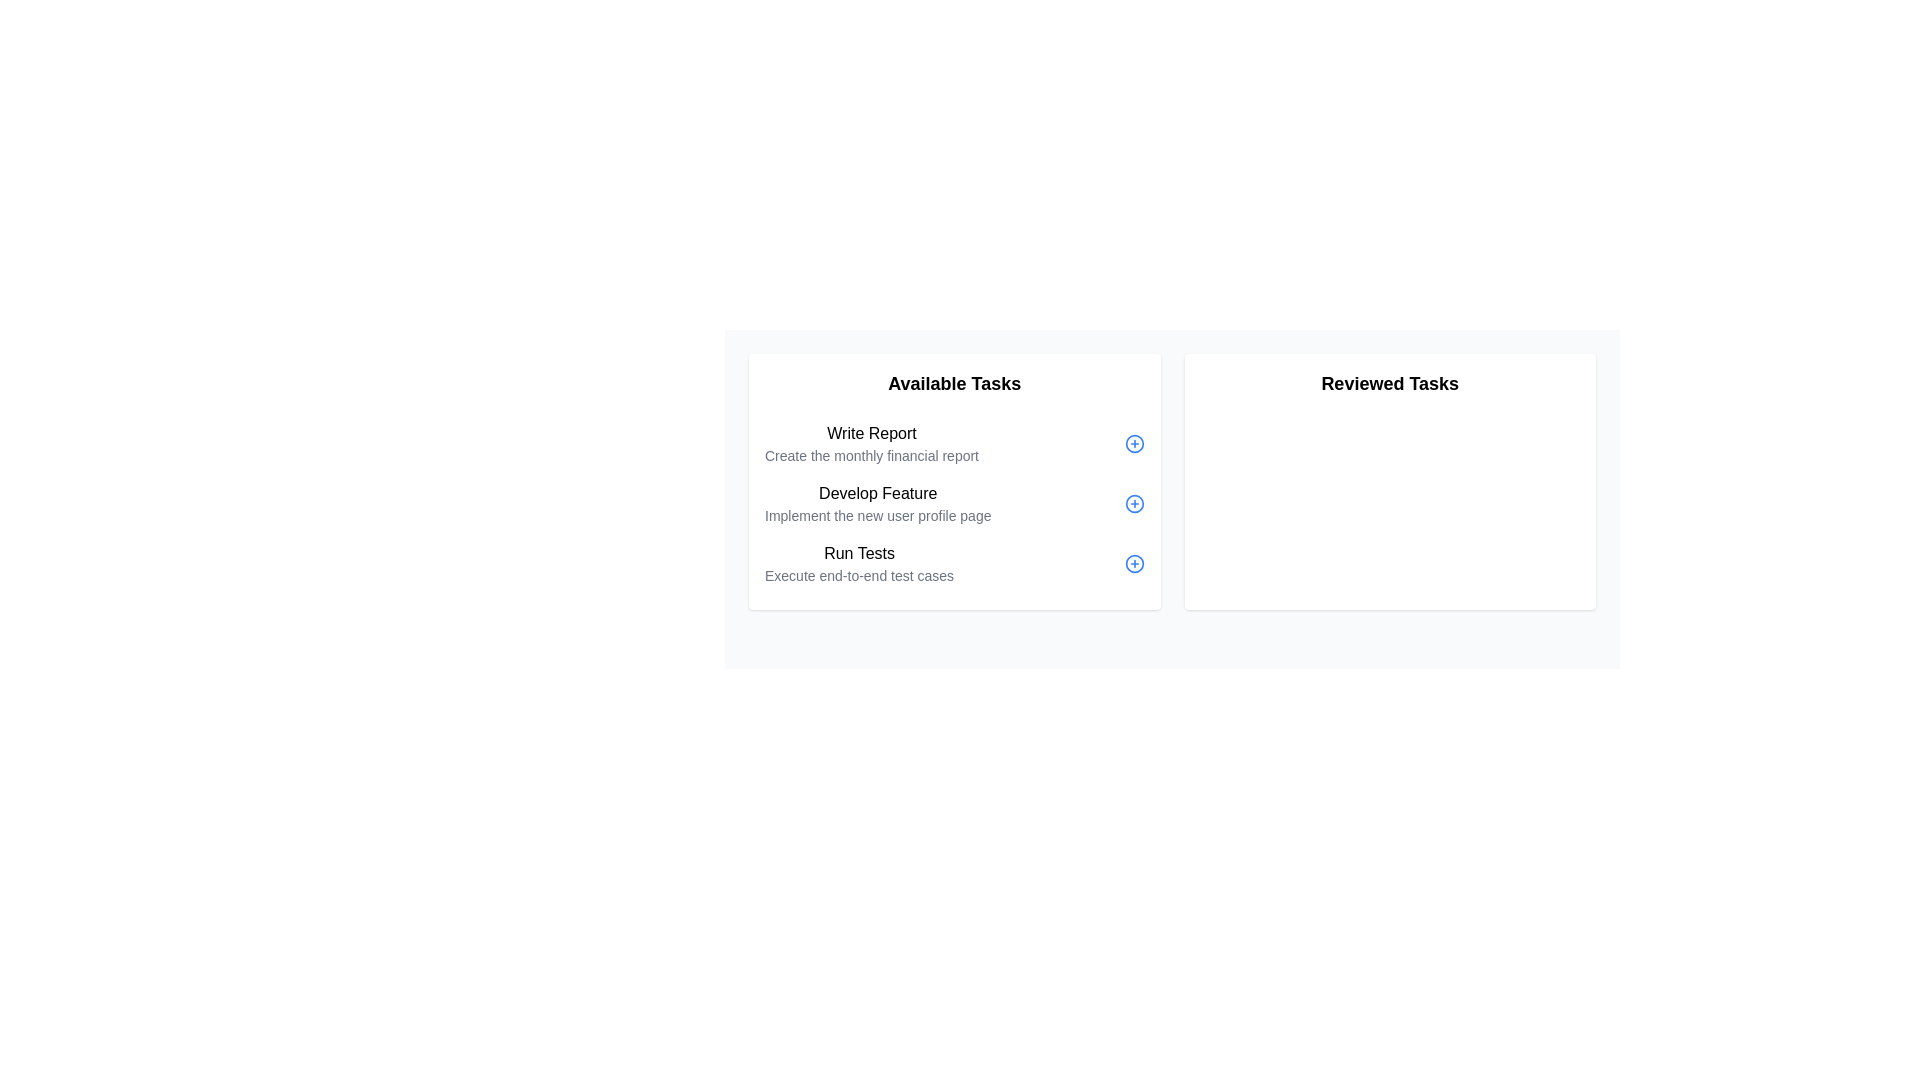  What do you see at coordinates (878, 503) in the screenshot?
I see `text content of the second task item in the 'Available Tasks' list, which contains a title and description for managing assignments` at bounding box center [878, 503].